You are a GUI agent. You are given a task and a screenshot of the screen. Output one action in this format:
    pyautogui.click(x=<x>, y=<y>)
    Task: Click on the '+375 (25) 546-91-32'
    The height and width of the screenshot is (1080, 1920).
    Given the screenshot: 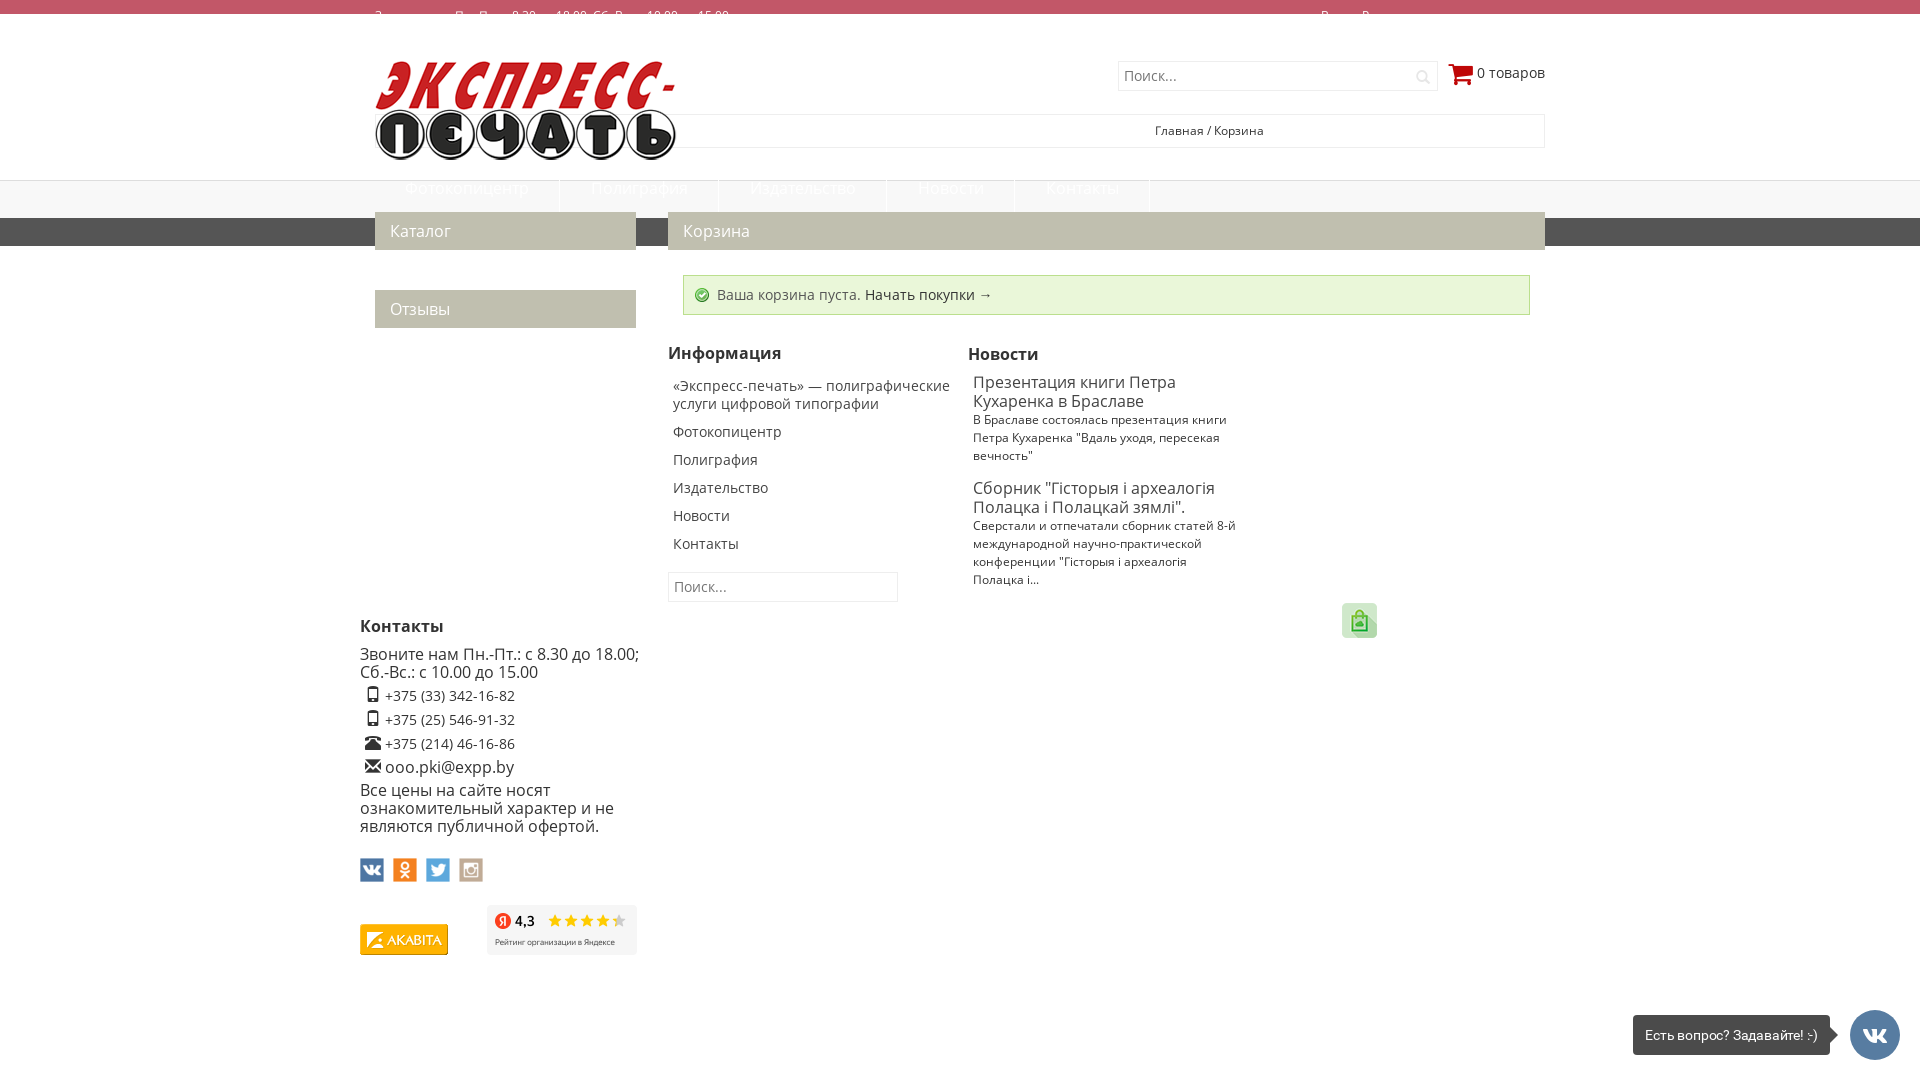 What is the action you would take?
    pyautogui.click(x=384, y=718)
    